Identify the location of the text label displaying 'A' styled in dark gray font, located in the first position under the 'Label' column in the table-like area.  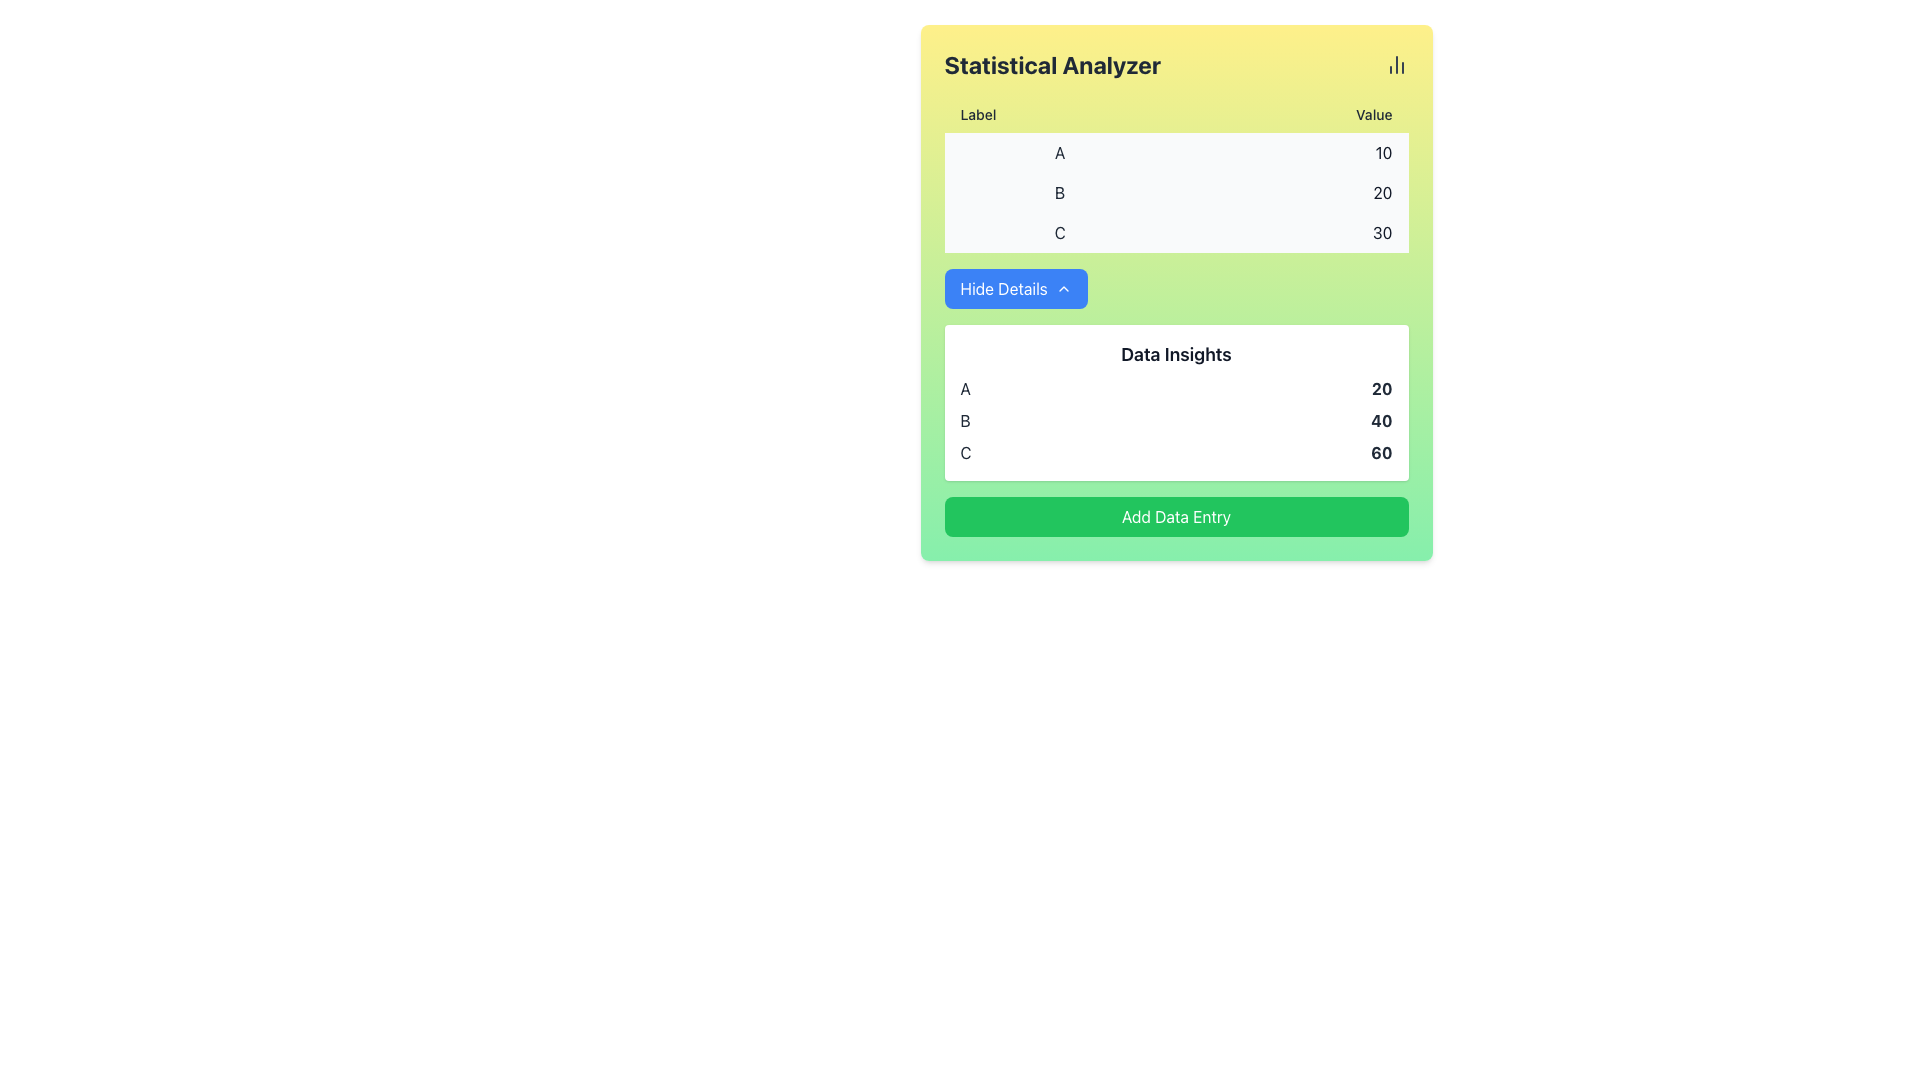
(1059, 152).